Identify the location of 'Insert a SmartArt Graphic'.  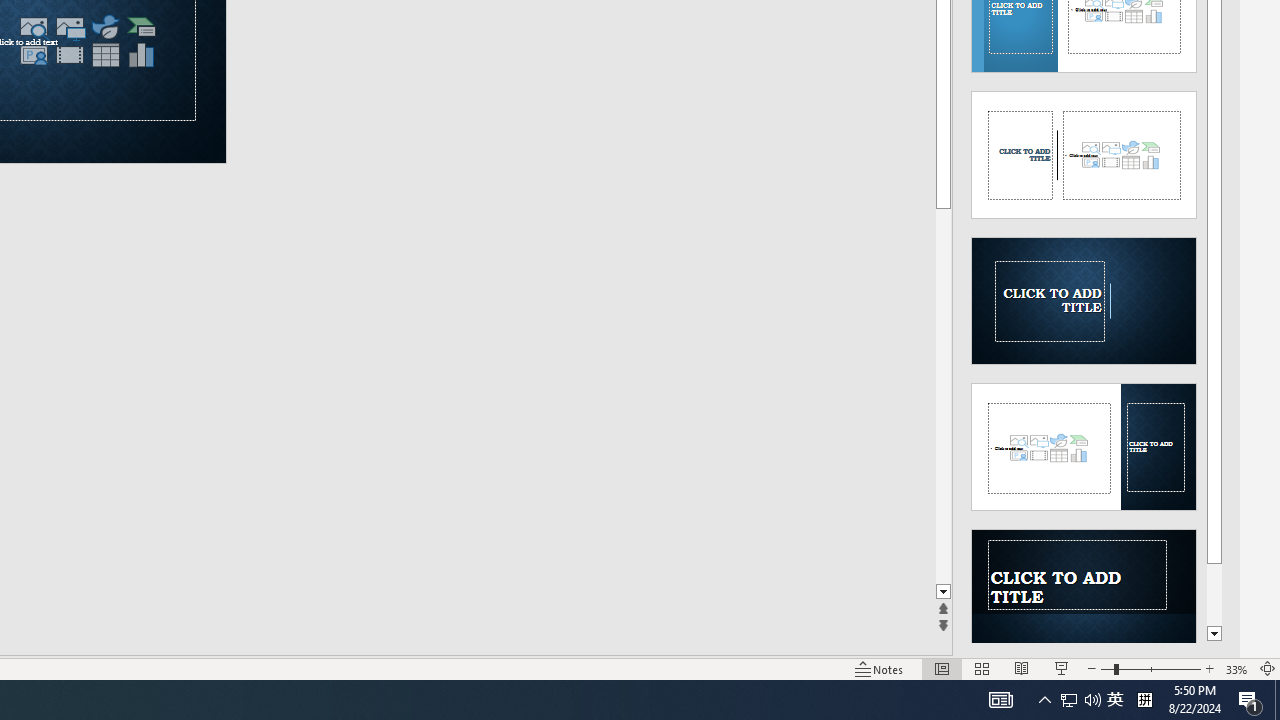
(140, 27).